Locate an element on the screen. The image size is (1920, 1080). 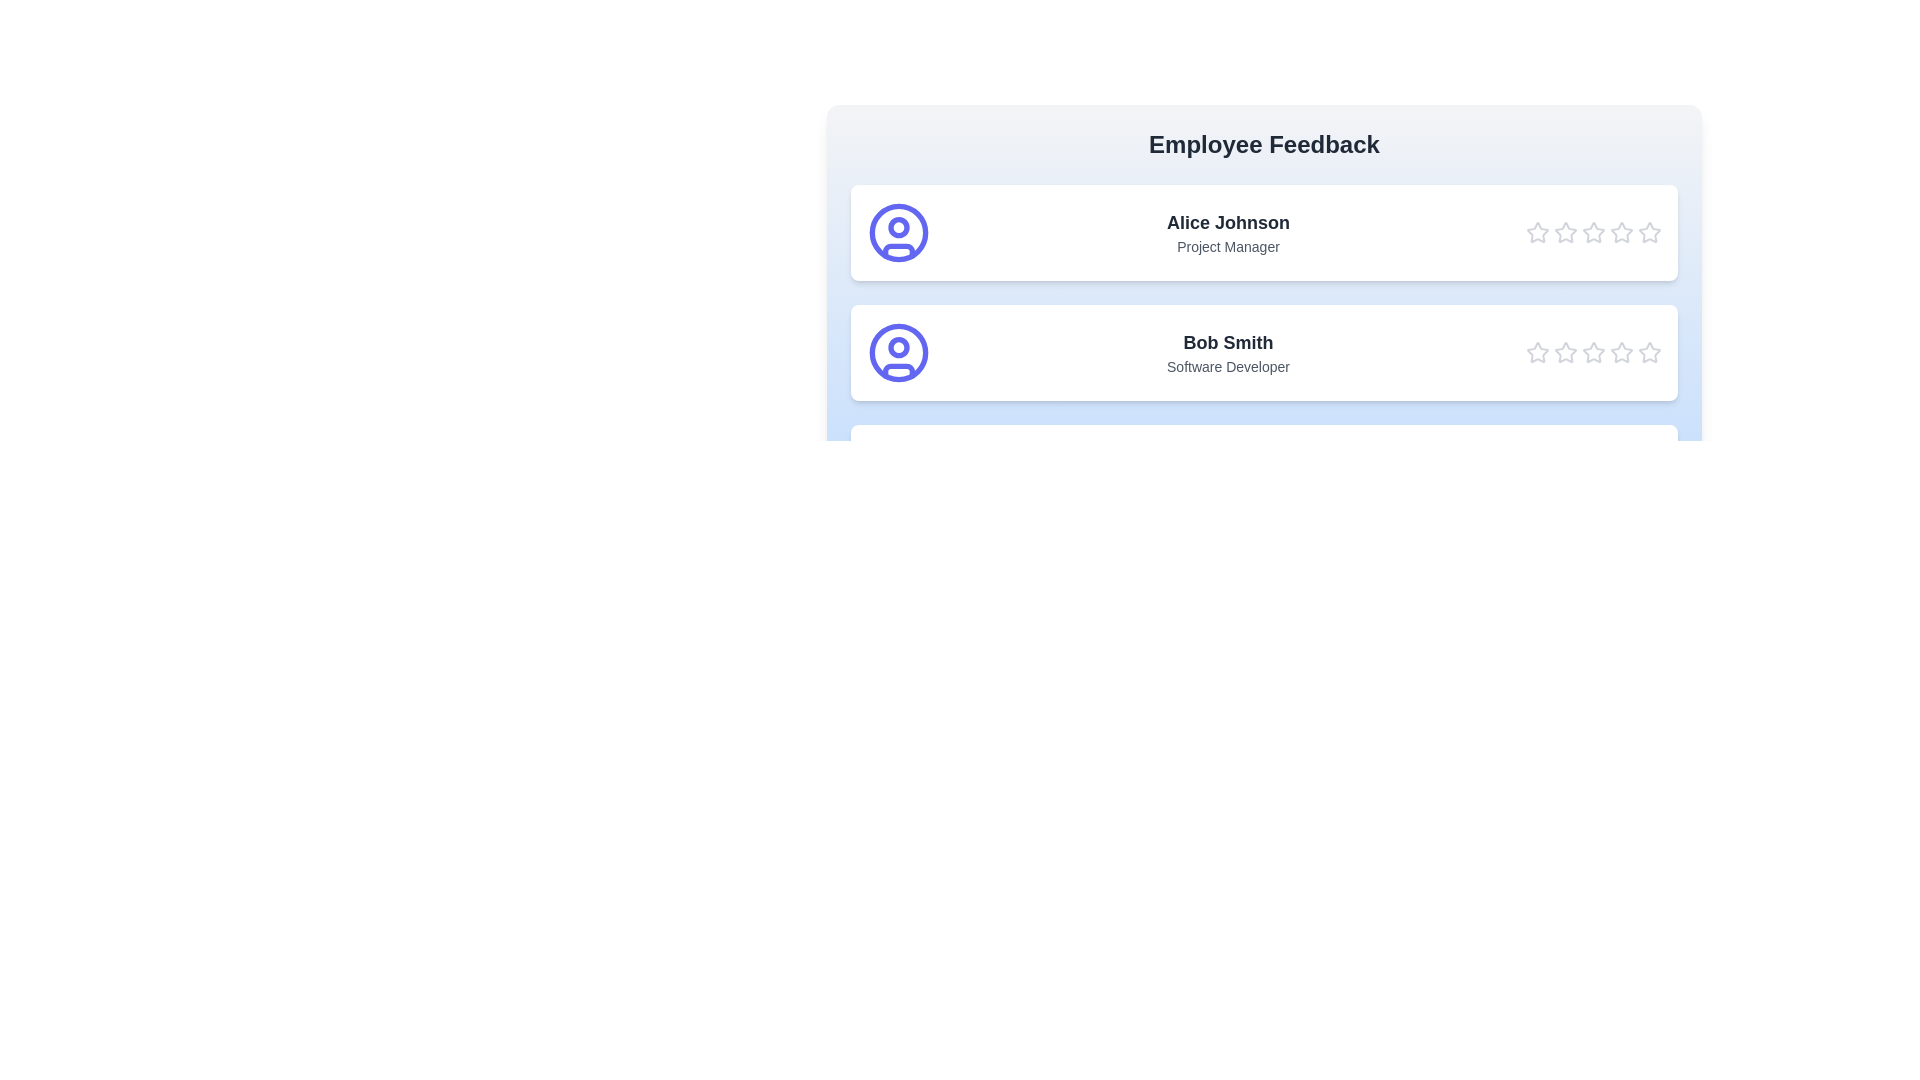
the star corresponding to 5 stars for the employee Bob Smith is located at coordinates (1650, 352).